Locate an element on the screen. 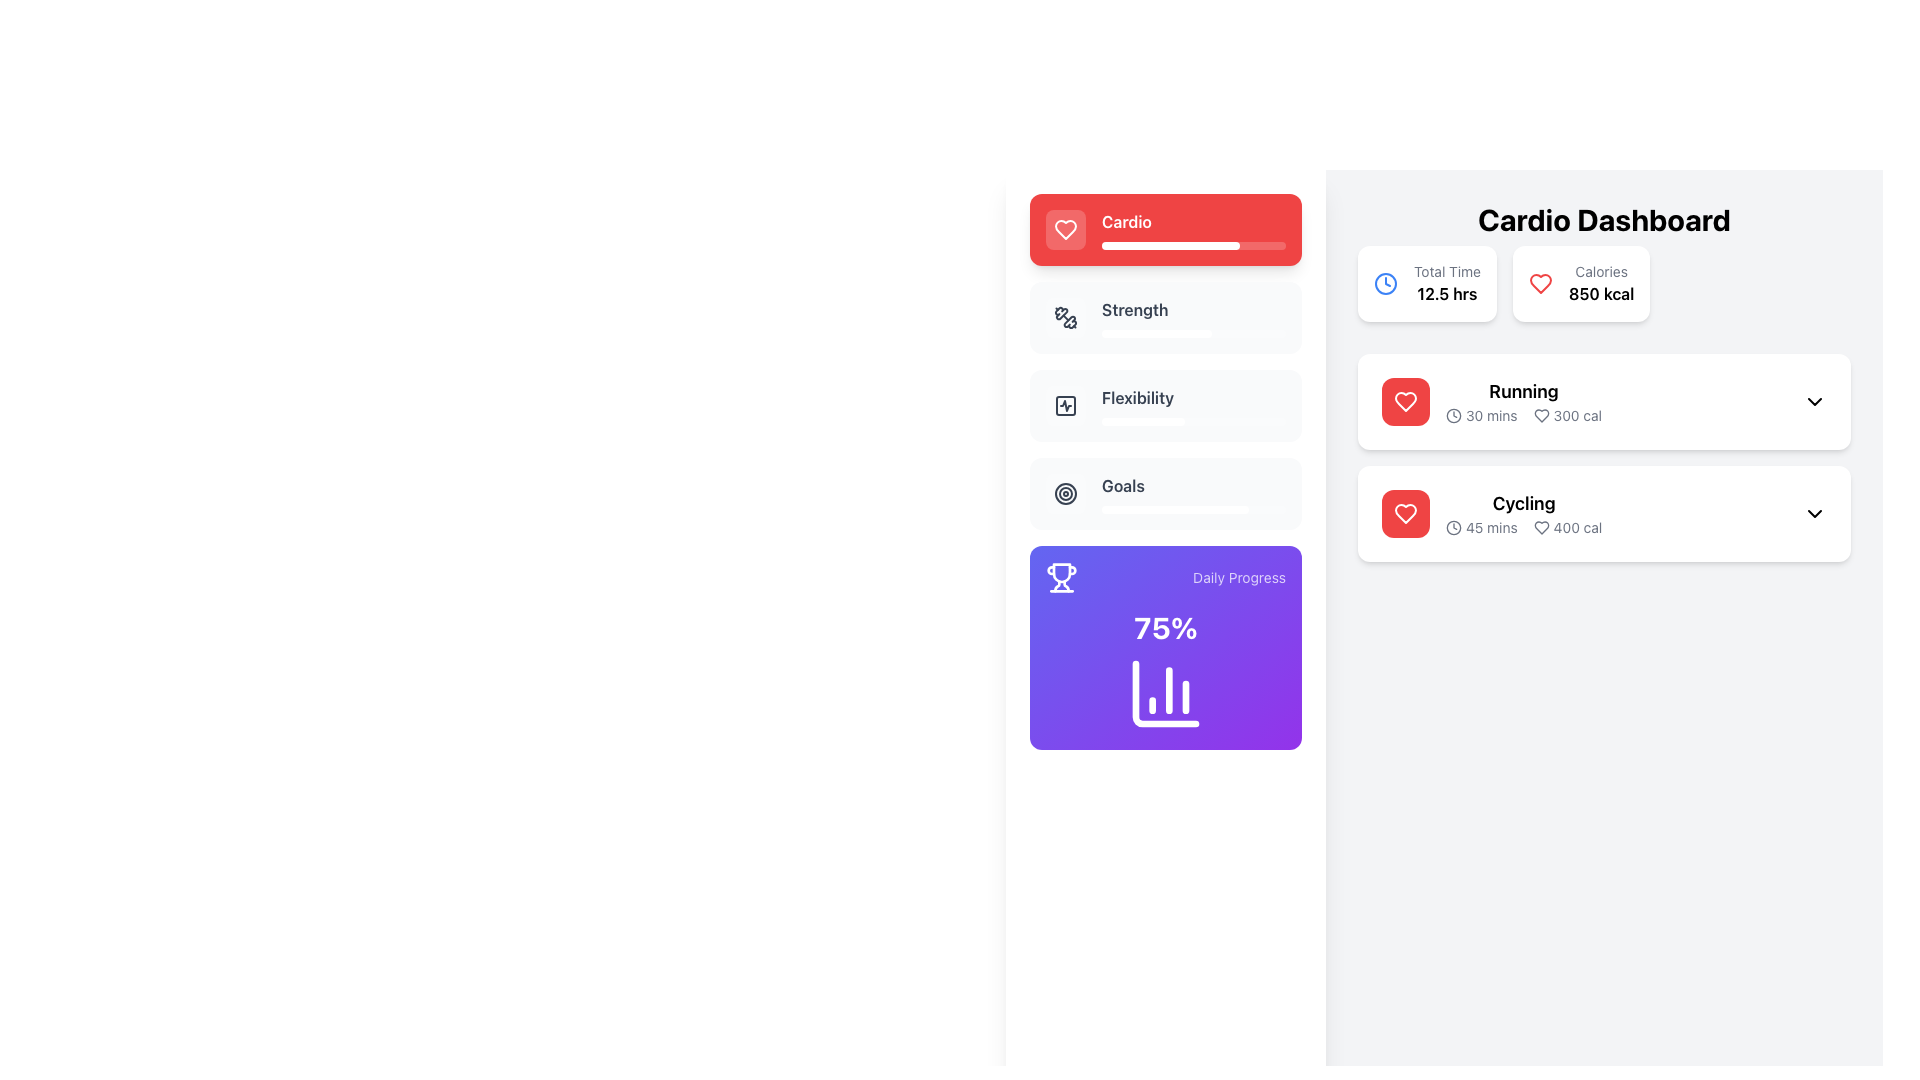 This screenshot has height=1080, width=1920. the heart icon in the sidebar that visually indicates the 'Cardio' section, which is part of a red button labeled 'Cardio' is located at coordinates (1064, 229).